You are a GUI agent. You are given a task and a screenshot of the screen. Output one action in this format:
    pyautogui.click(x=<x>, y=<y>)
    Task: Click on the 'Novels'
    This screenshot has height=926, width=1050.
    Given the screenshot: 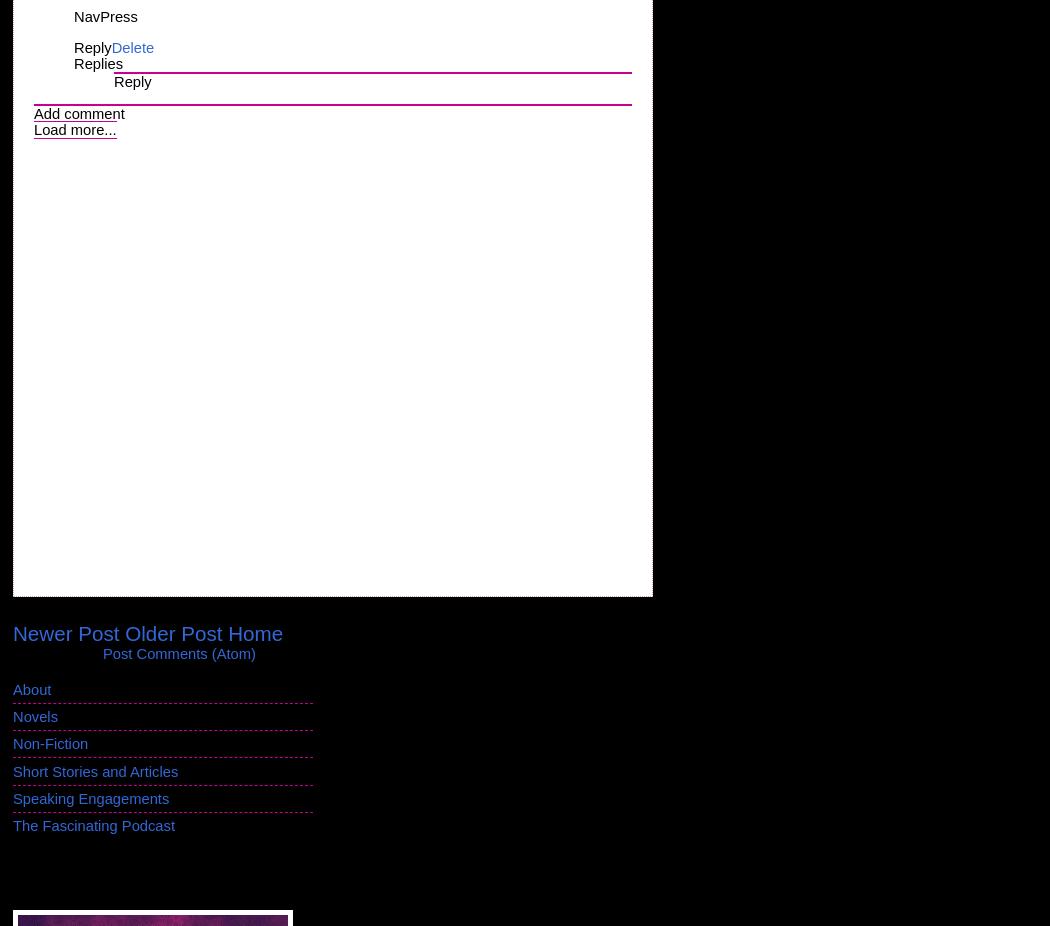 What is the action you would take?
    pyautogui.click(x=35, y=717)
    